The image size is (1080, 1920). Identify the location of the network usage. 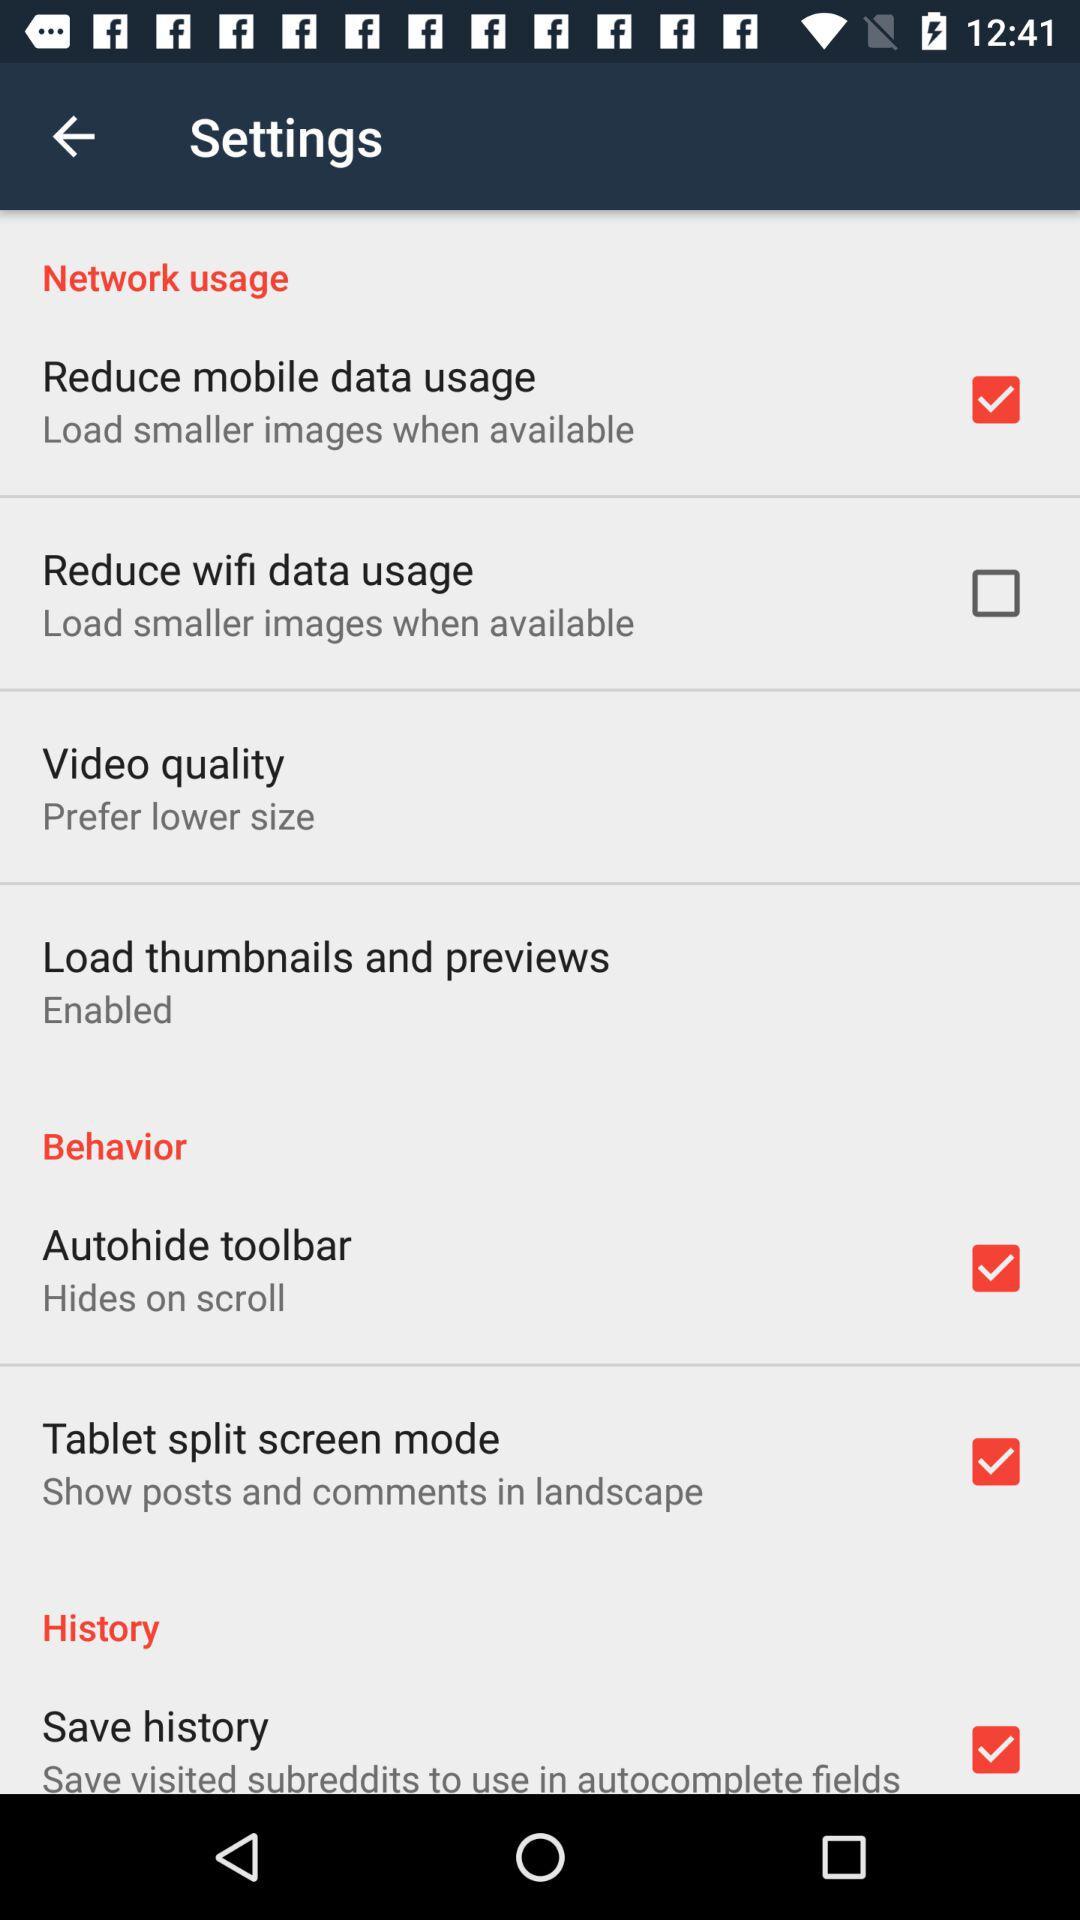
(540, 254).